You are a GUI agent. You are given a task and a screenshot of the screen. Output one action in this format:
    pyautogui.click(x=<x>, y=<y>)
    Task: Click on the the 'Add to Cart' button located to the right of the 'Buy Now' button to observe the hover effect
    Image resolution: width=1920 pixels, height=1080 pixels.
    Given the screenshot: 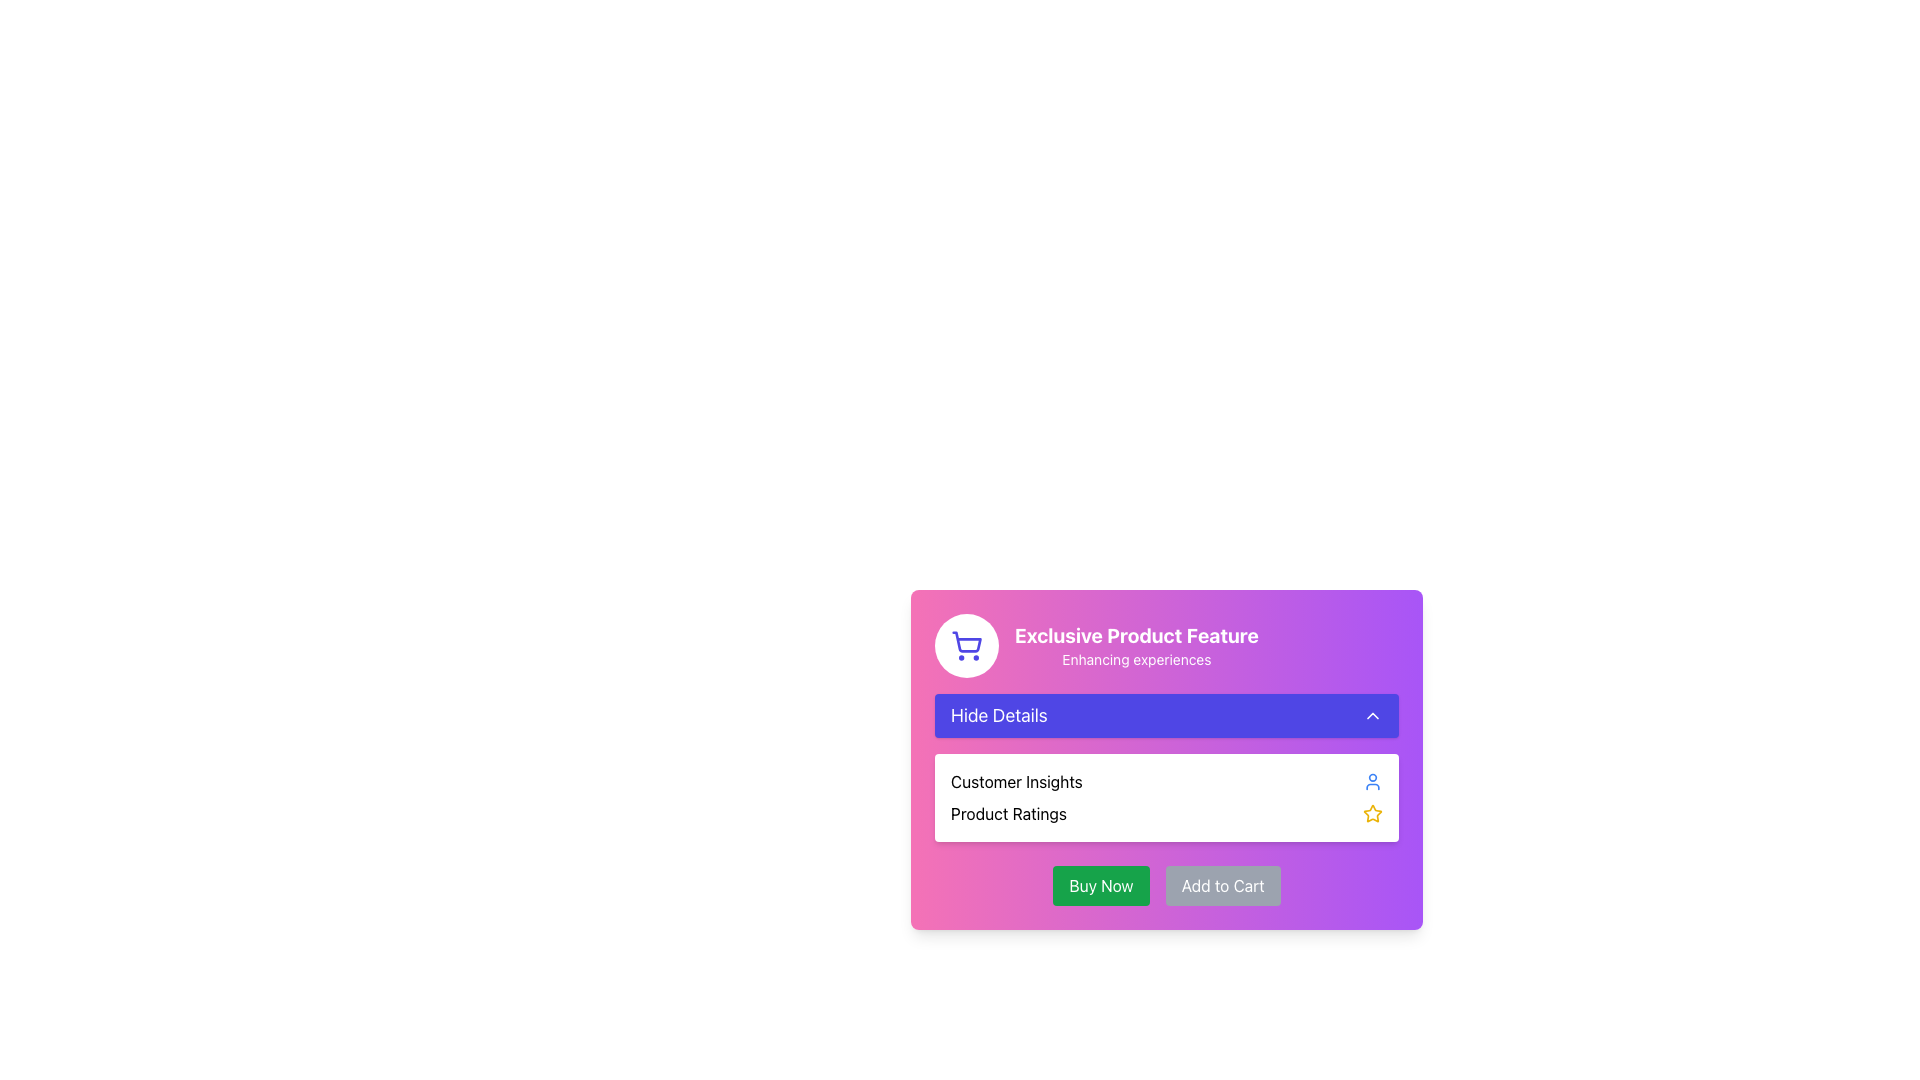 What is the action you would take?
    pyautogui.click(x=1222, y=885)
    